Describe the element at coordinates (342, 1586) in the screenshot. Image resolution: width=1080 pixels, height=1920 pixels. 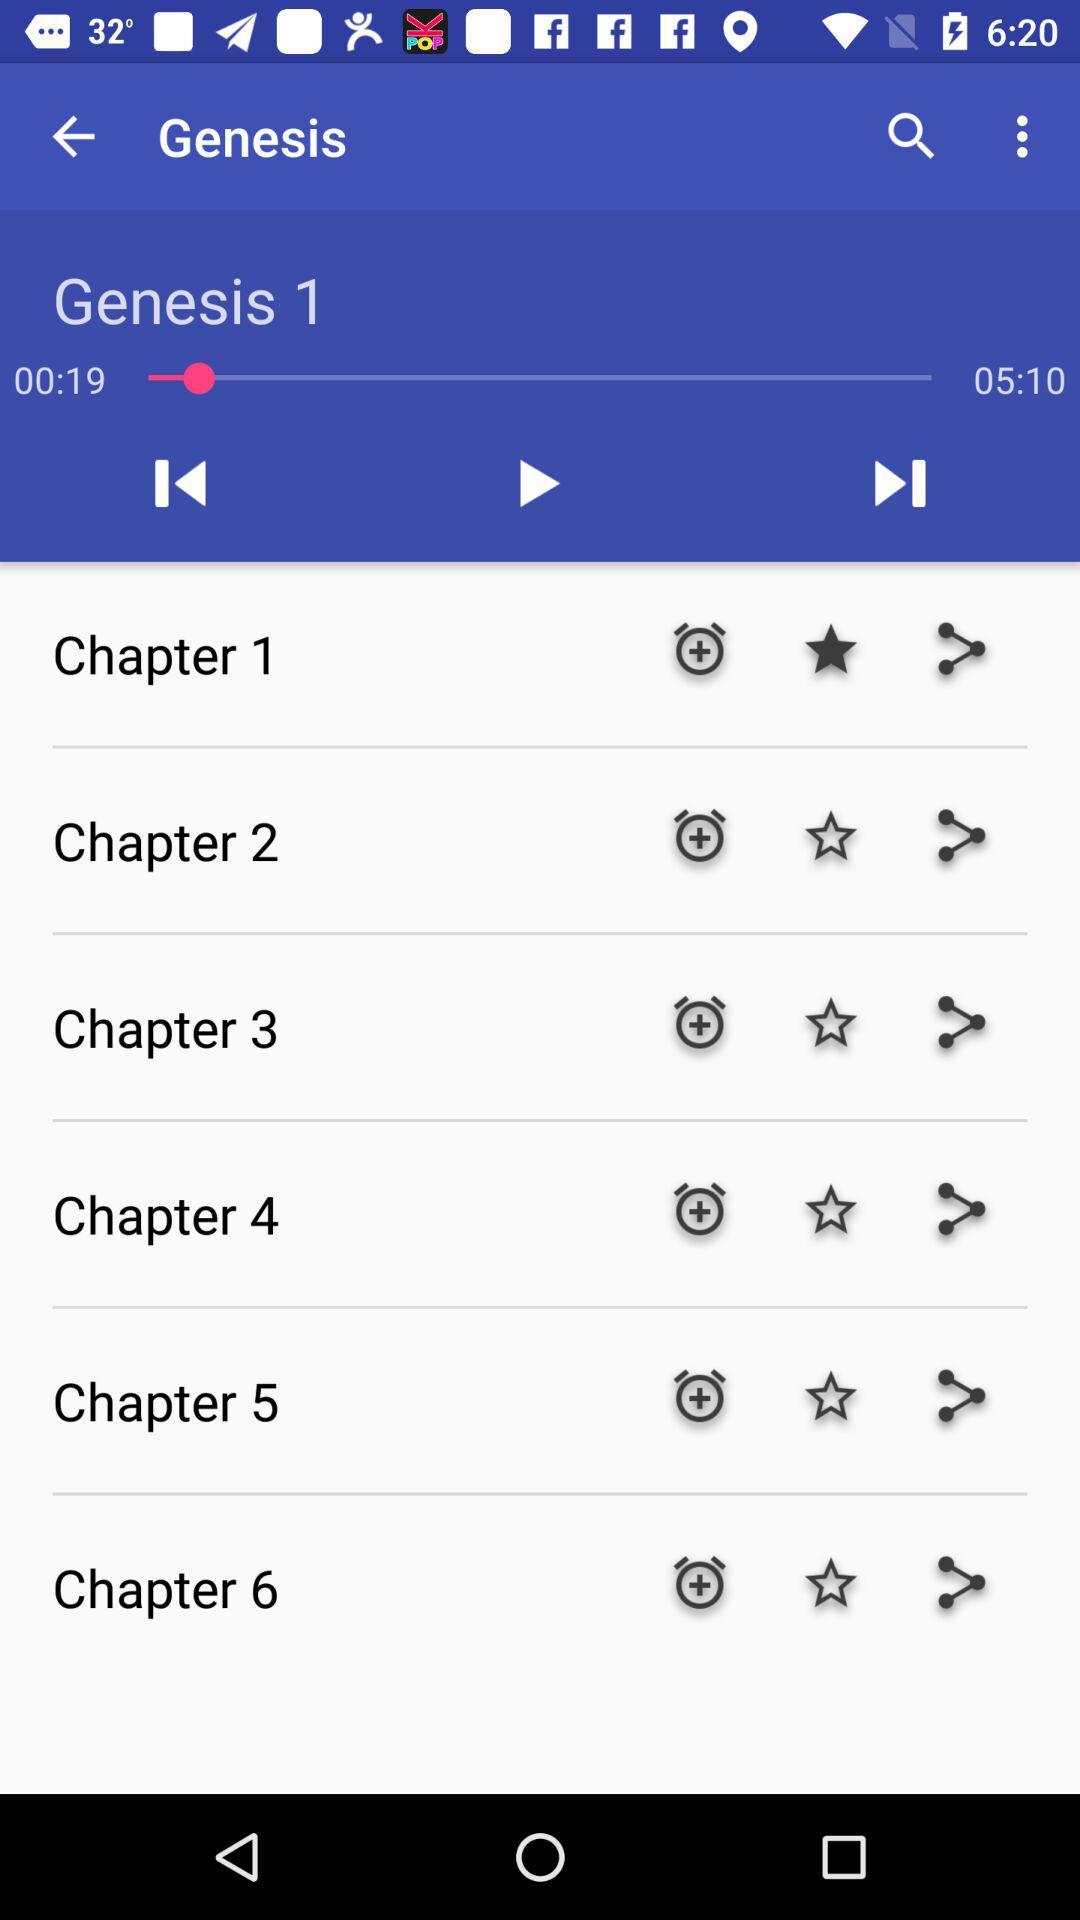
I see `the chapter 6` at that location.